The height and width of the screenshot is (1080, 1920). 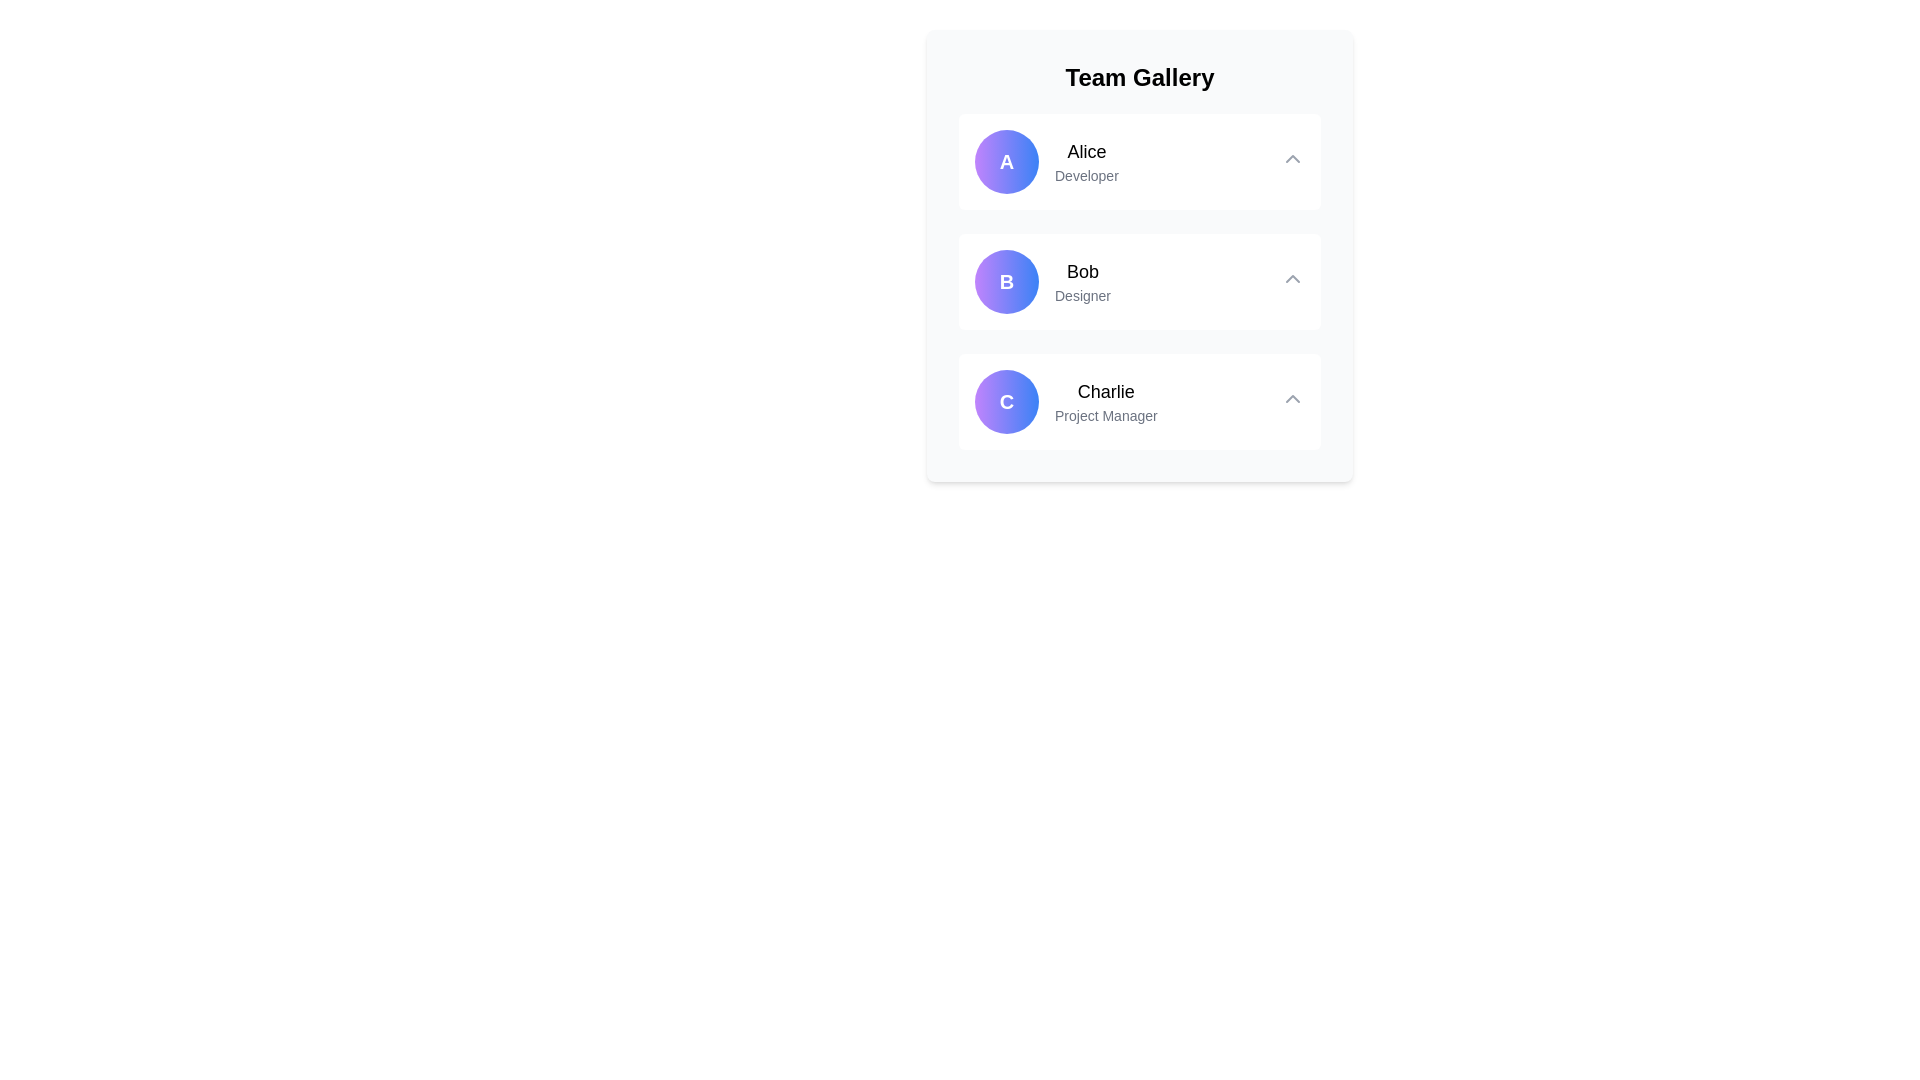 I want to click on the icon at the far right of the 'Charlie - Project Manager' entry, so click(x=1292, y=401).